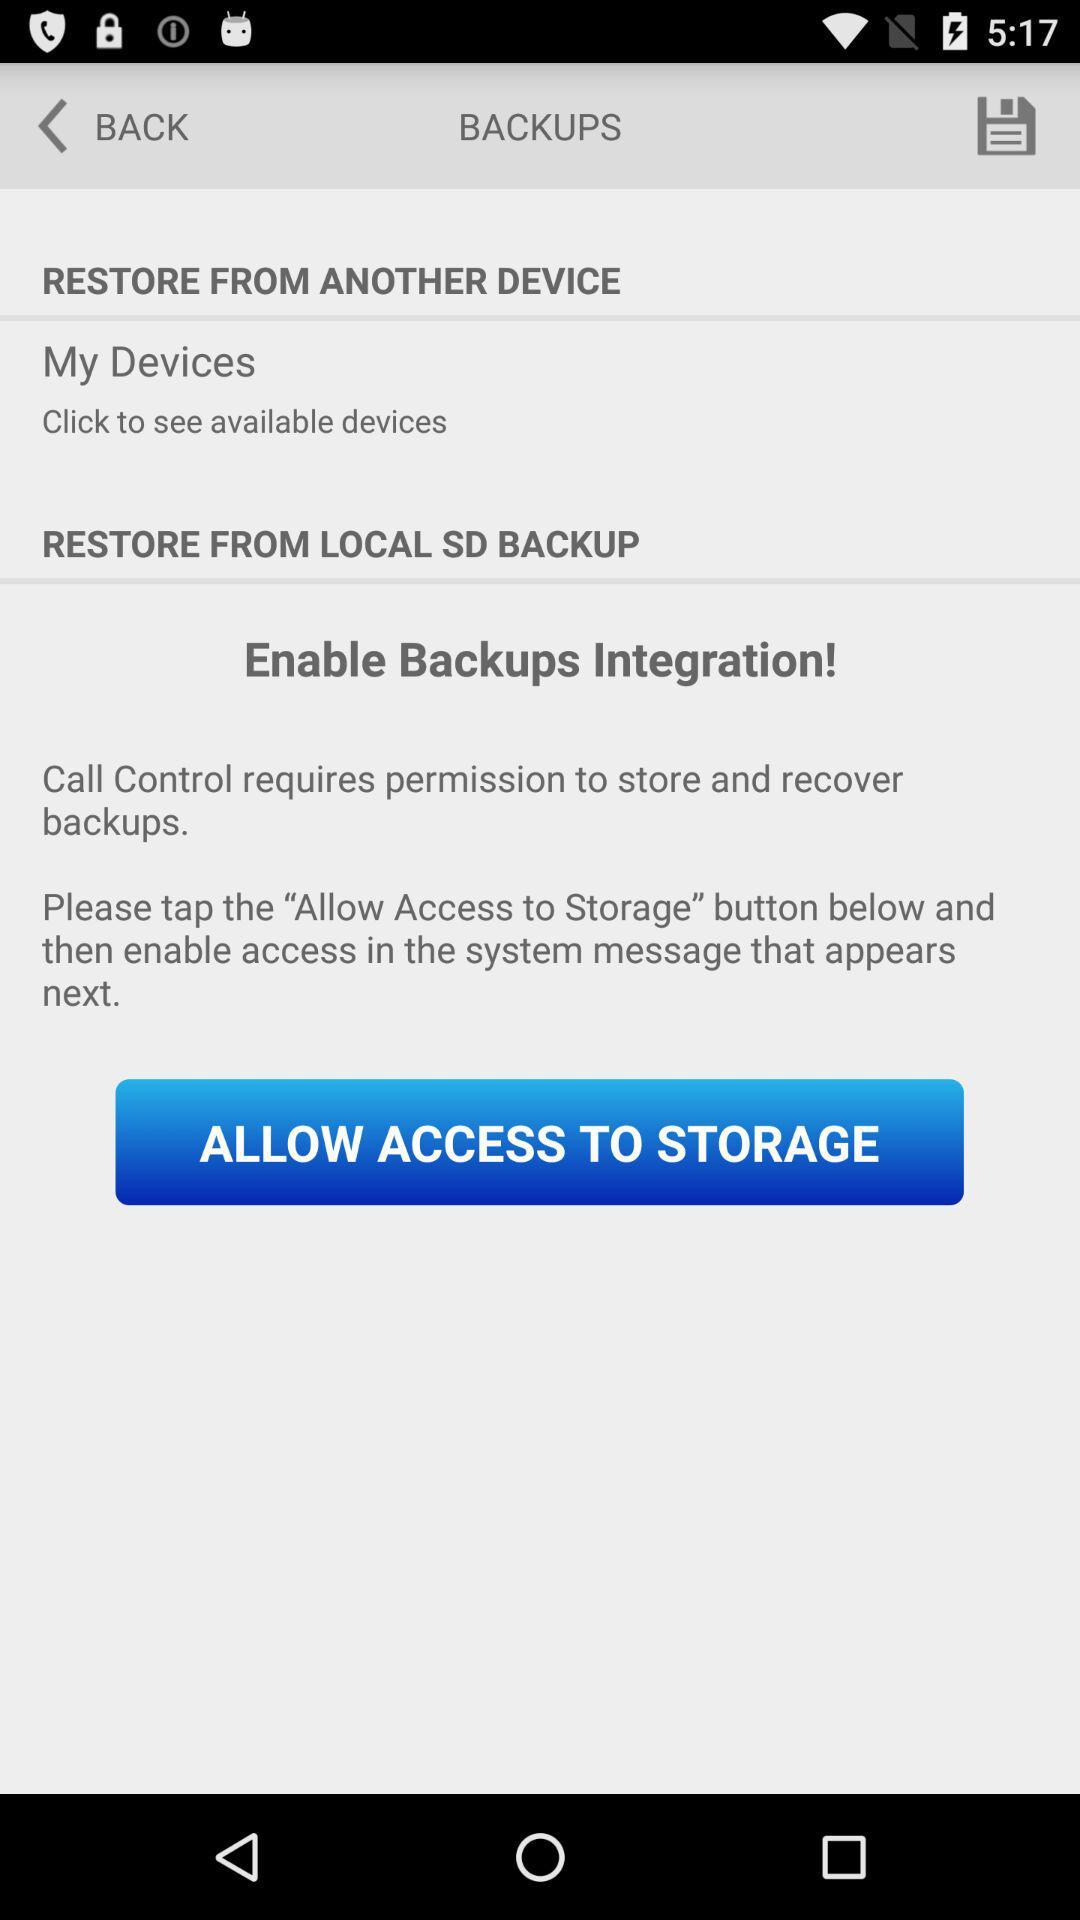  What do you see at coordinates (1006, 133) in the screenshot?
I see `the save icon` at bounding box center [1006, 133].